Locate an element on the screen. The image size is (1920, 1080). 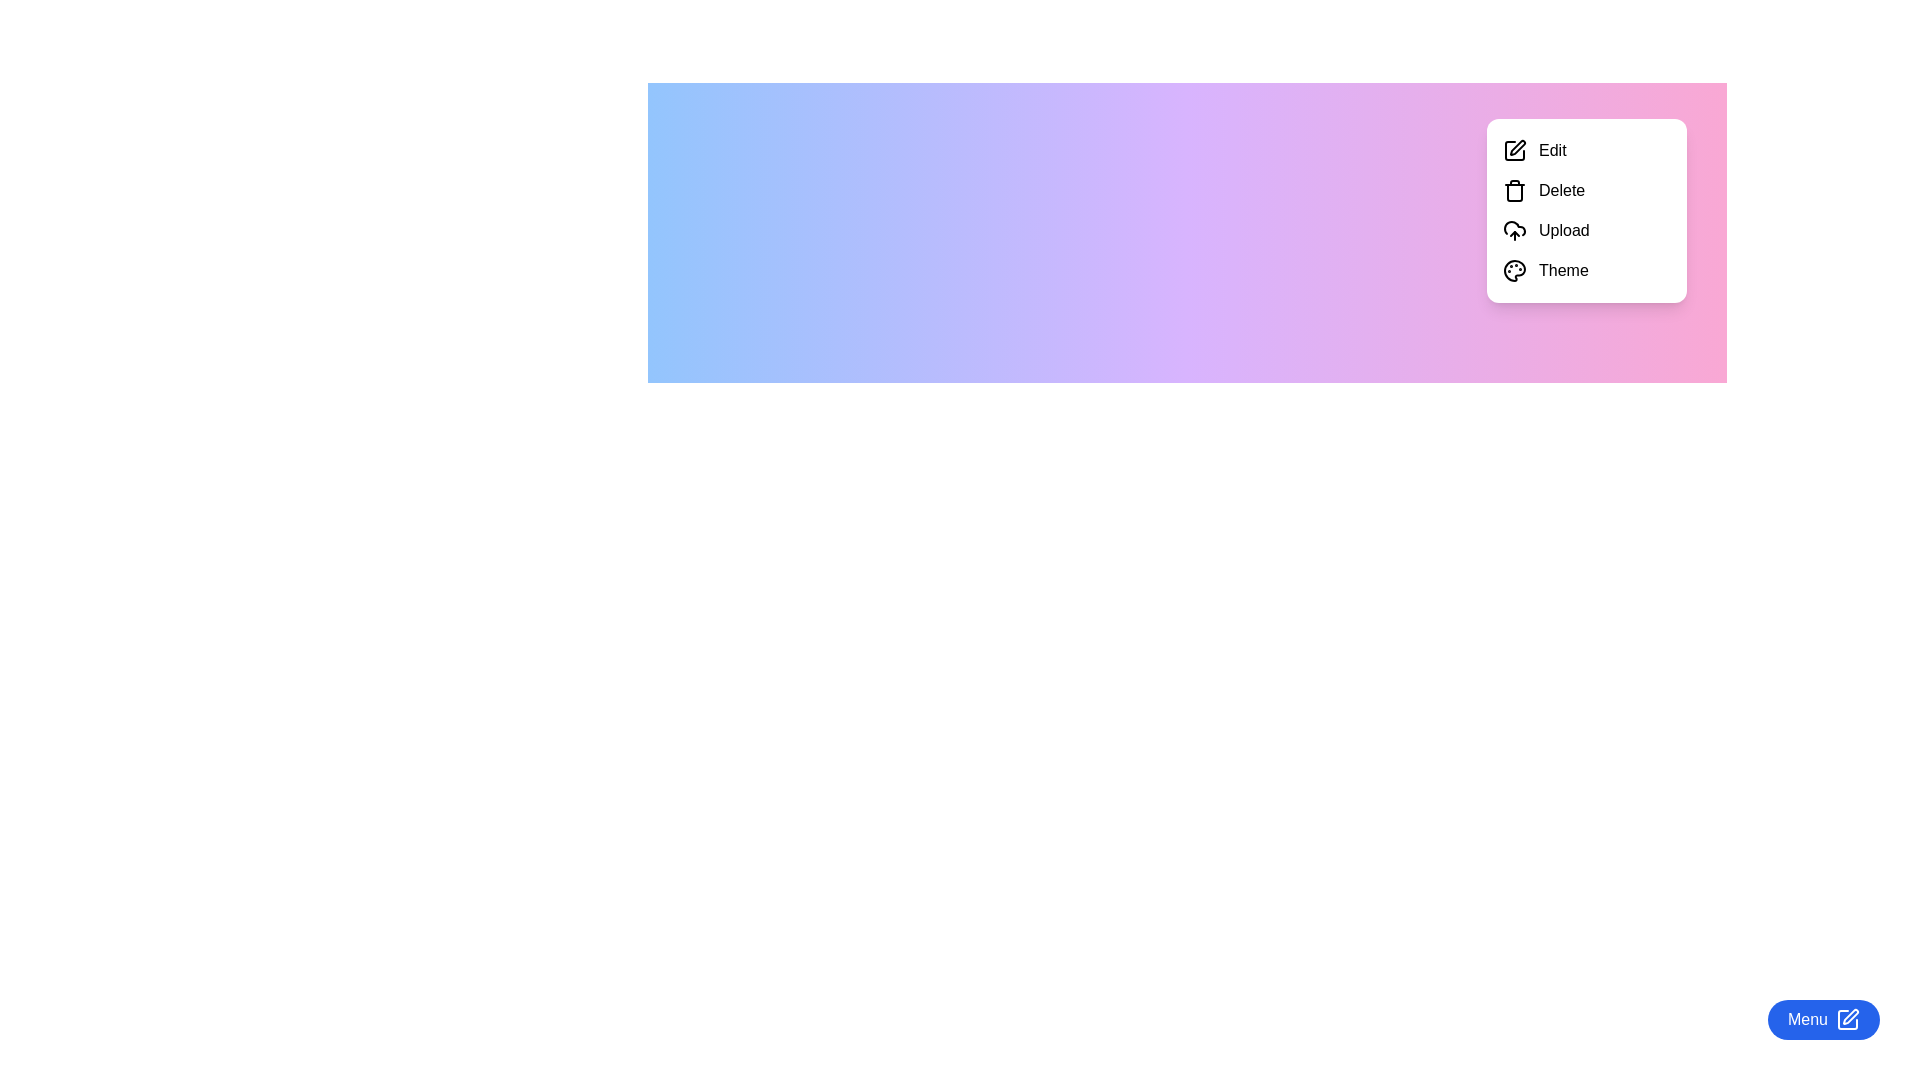
the Upload menu option is located at coordinates (1586, 230).